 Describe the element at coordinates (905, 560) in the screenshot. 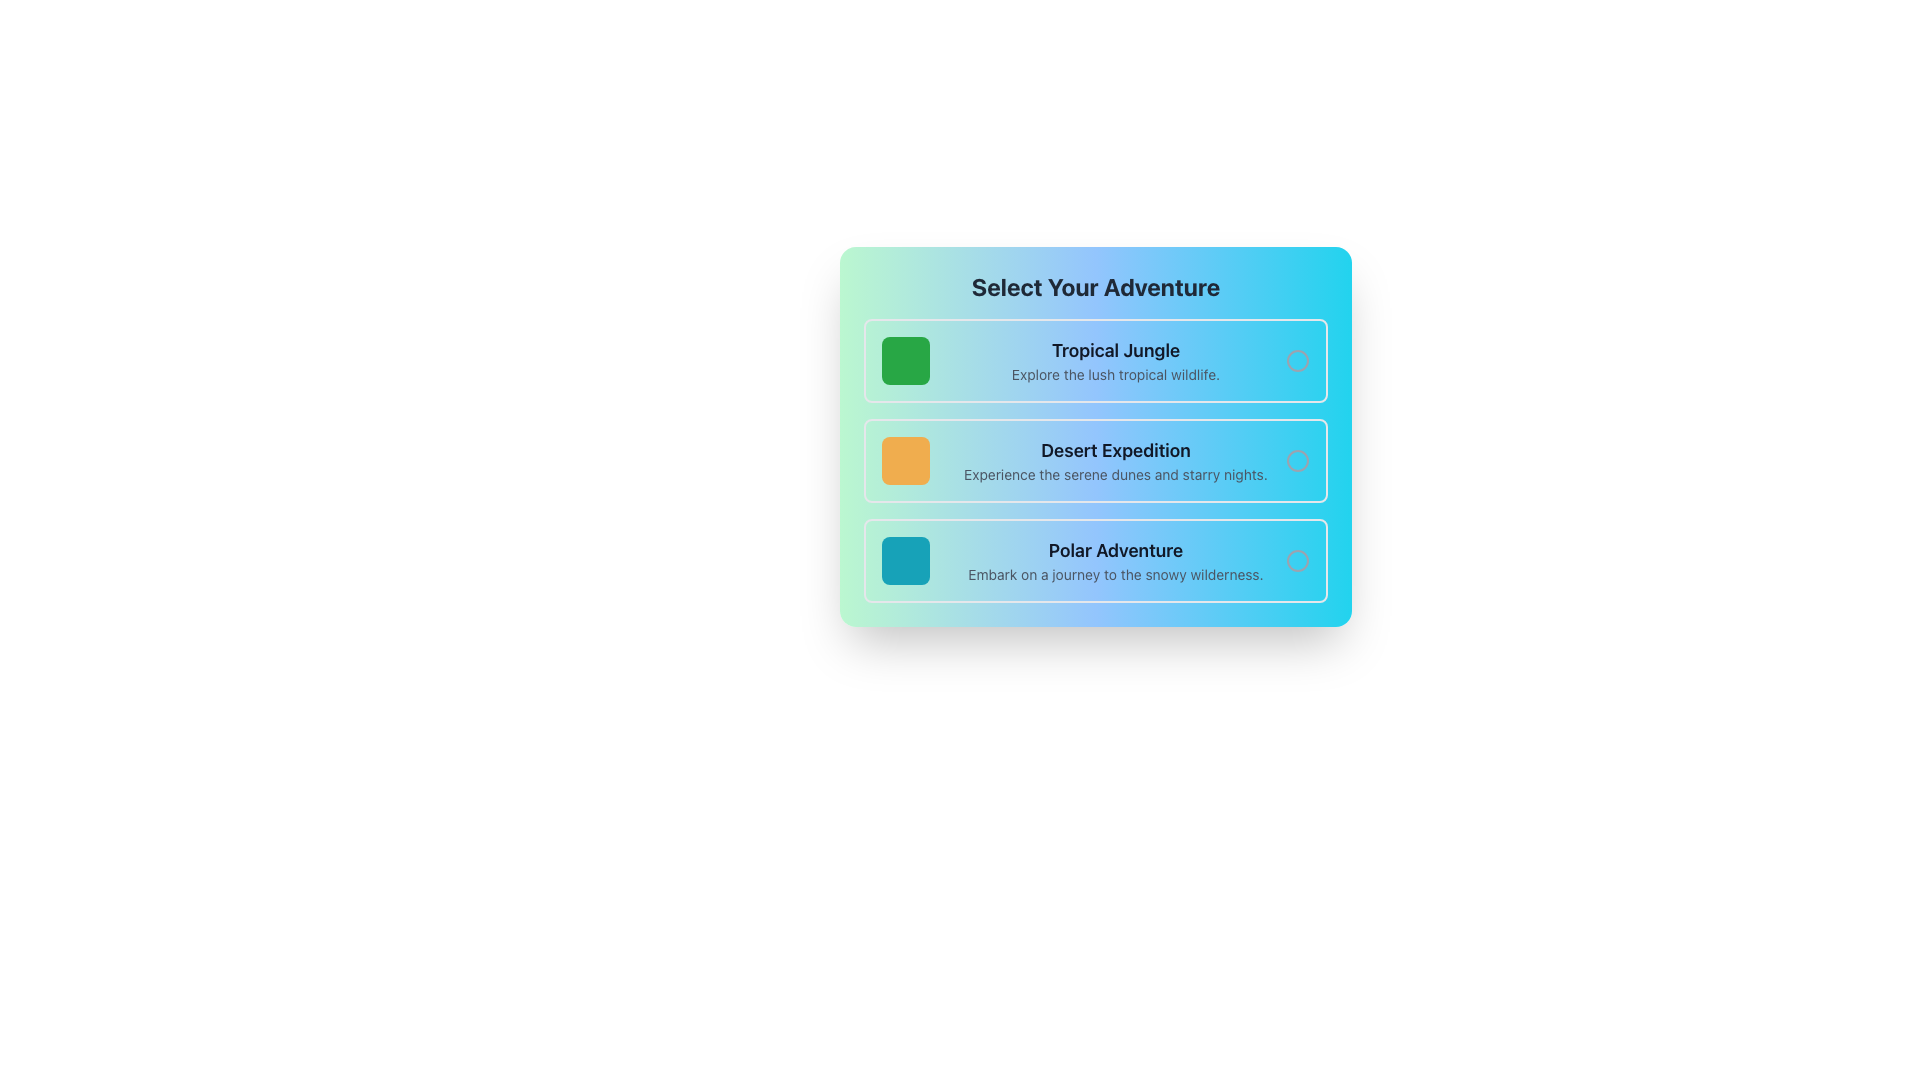

I see `the teal square-shaped graphical marker located to the left of the 'Polar Adventure' option in the selection panel` at that location.